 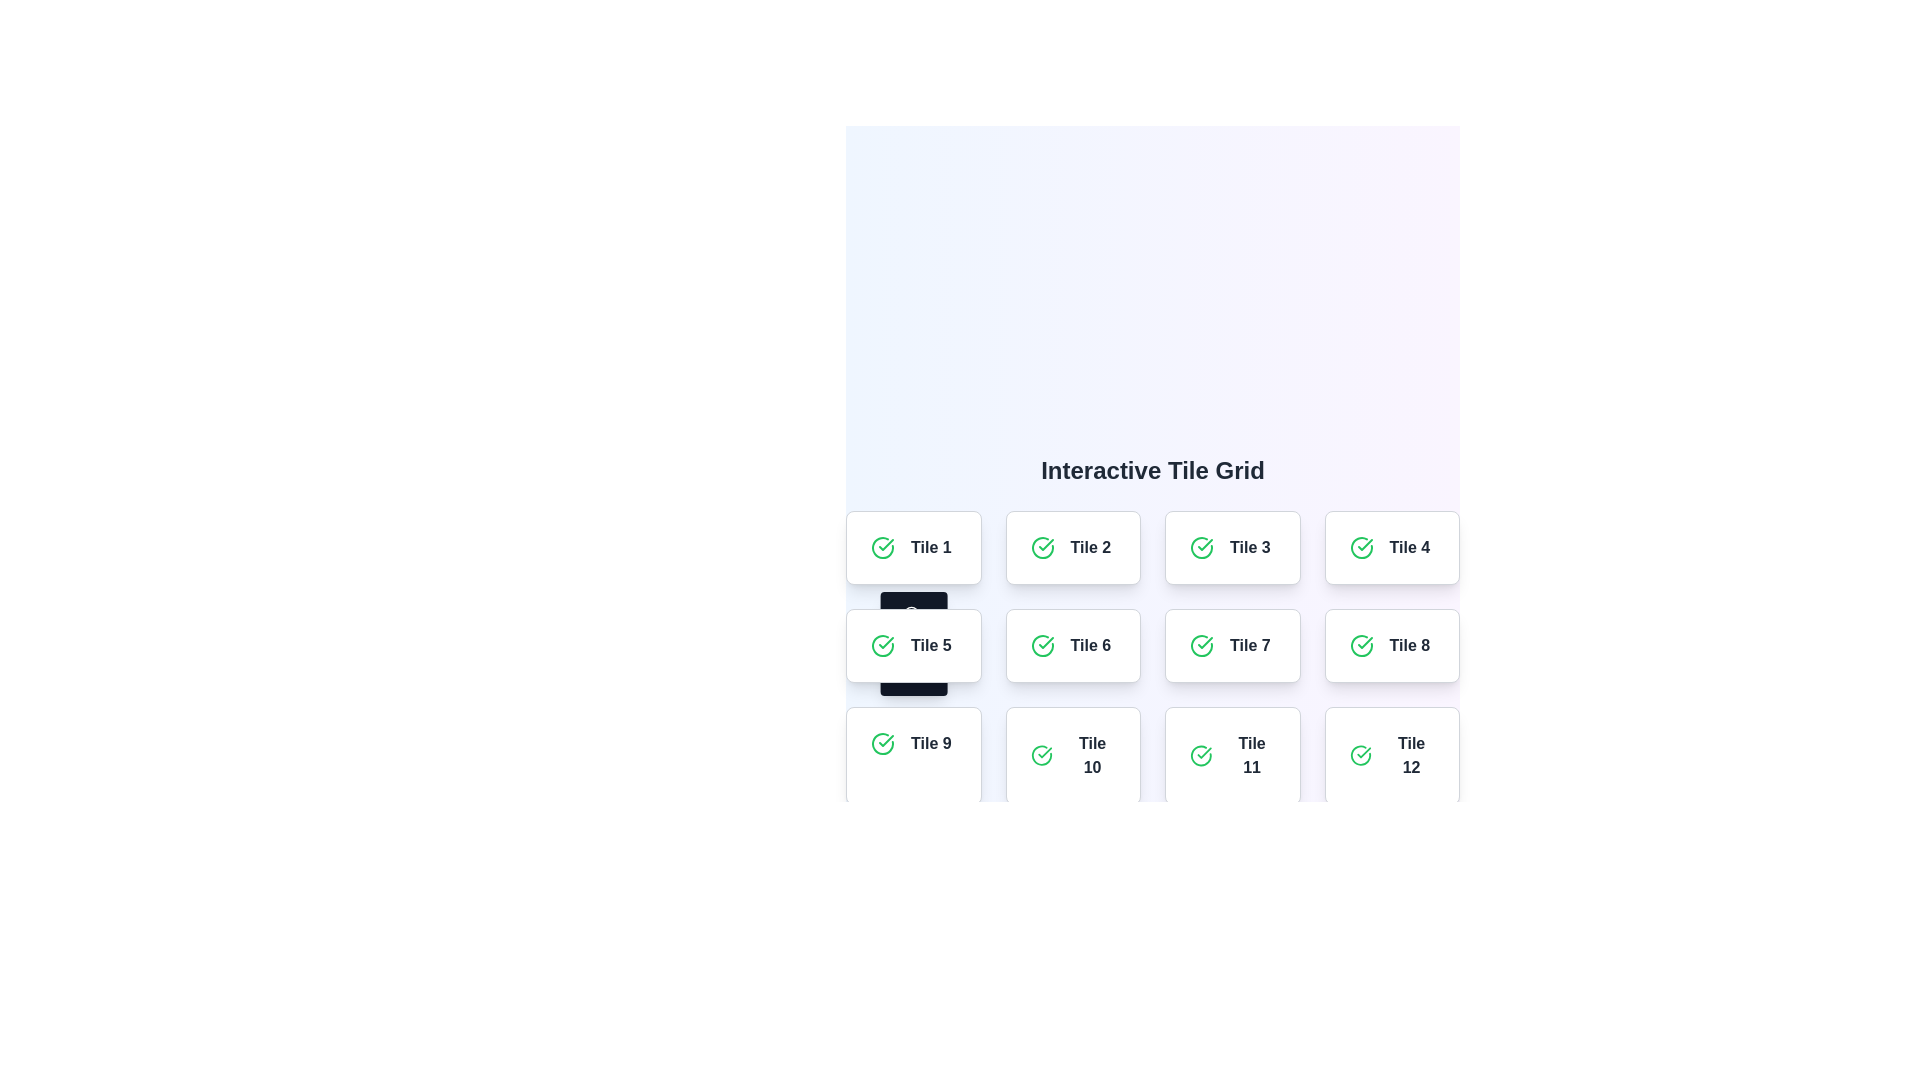 I want to click on the 'Tile 9' element which is a green circular check icon followed by bold text, located in the second column of the third row of the grid layout, so click(x=912, y=744).